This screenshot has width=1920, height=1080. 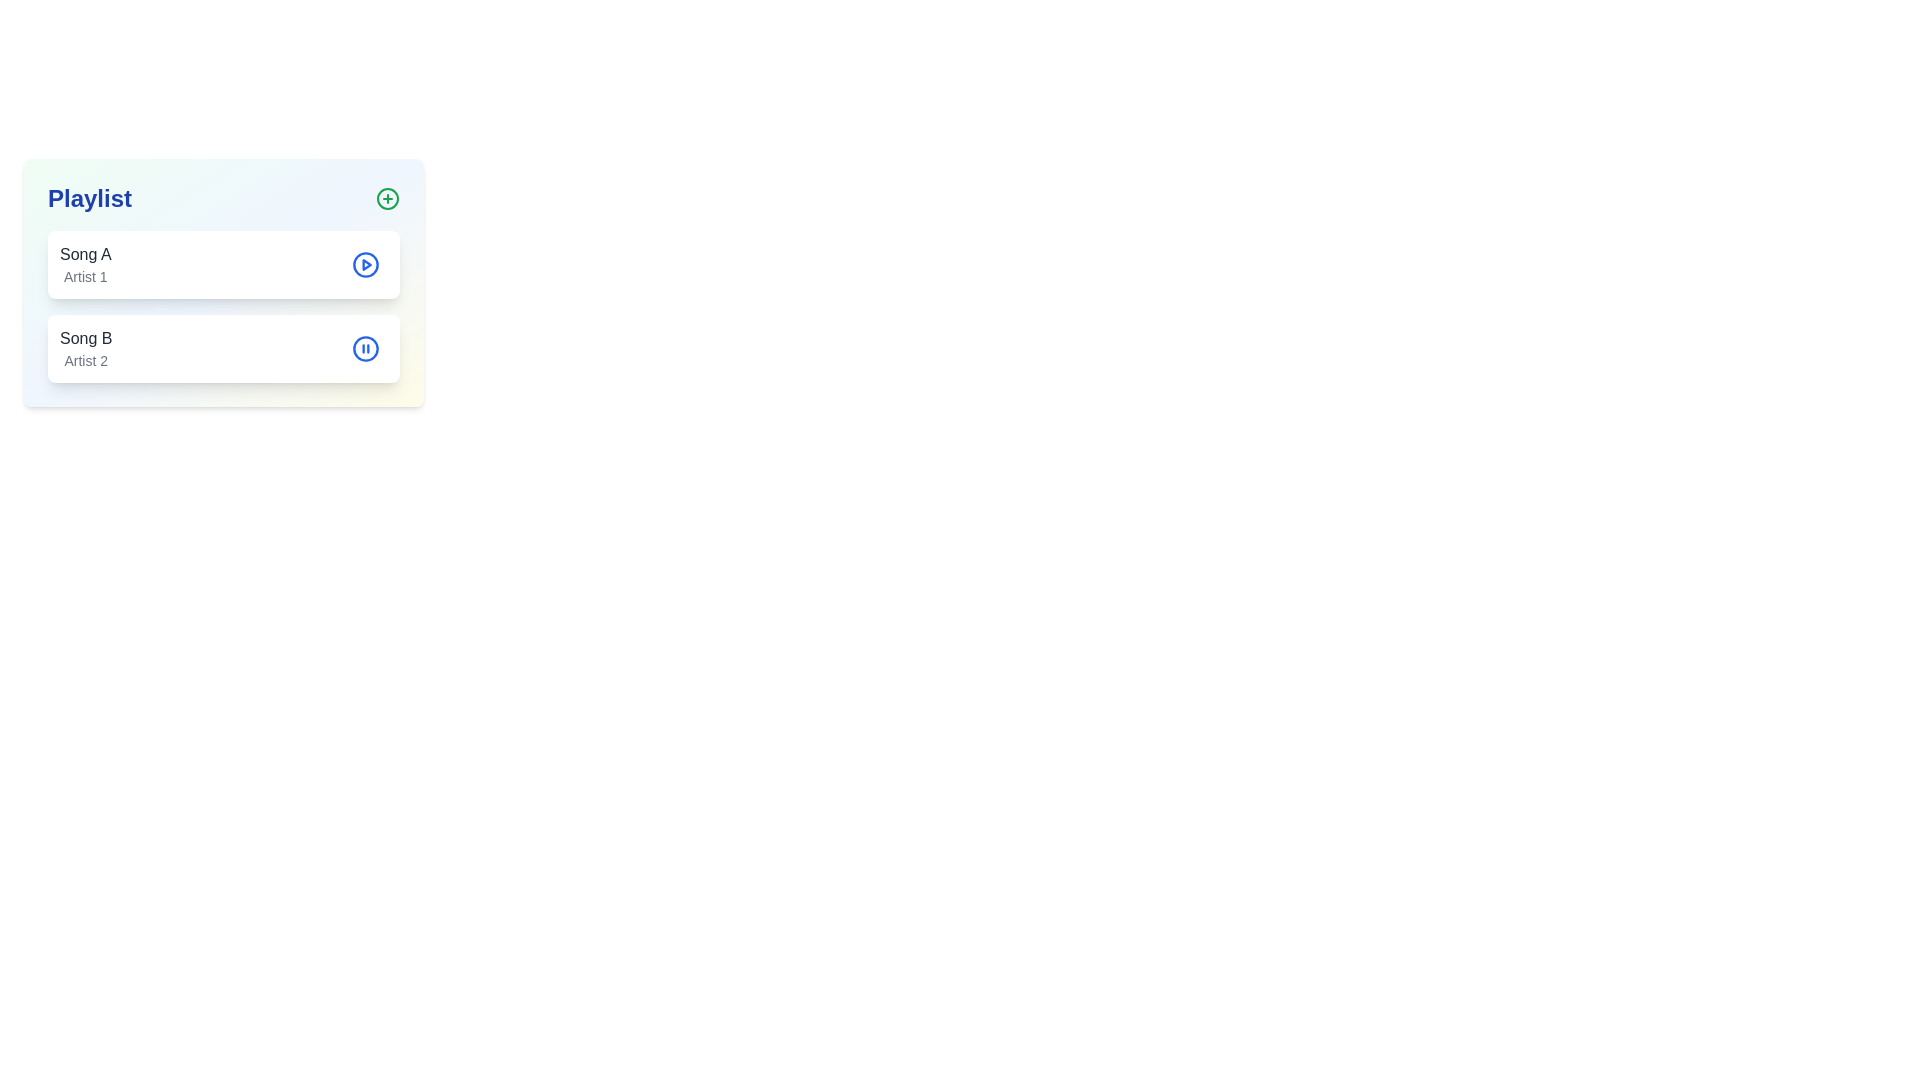 I want to click on the playback button located on the far right of the bottom card labelled 'Song B' in the playlist, so click(x=365, y=347).